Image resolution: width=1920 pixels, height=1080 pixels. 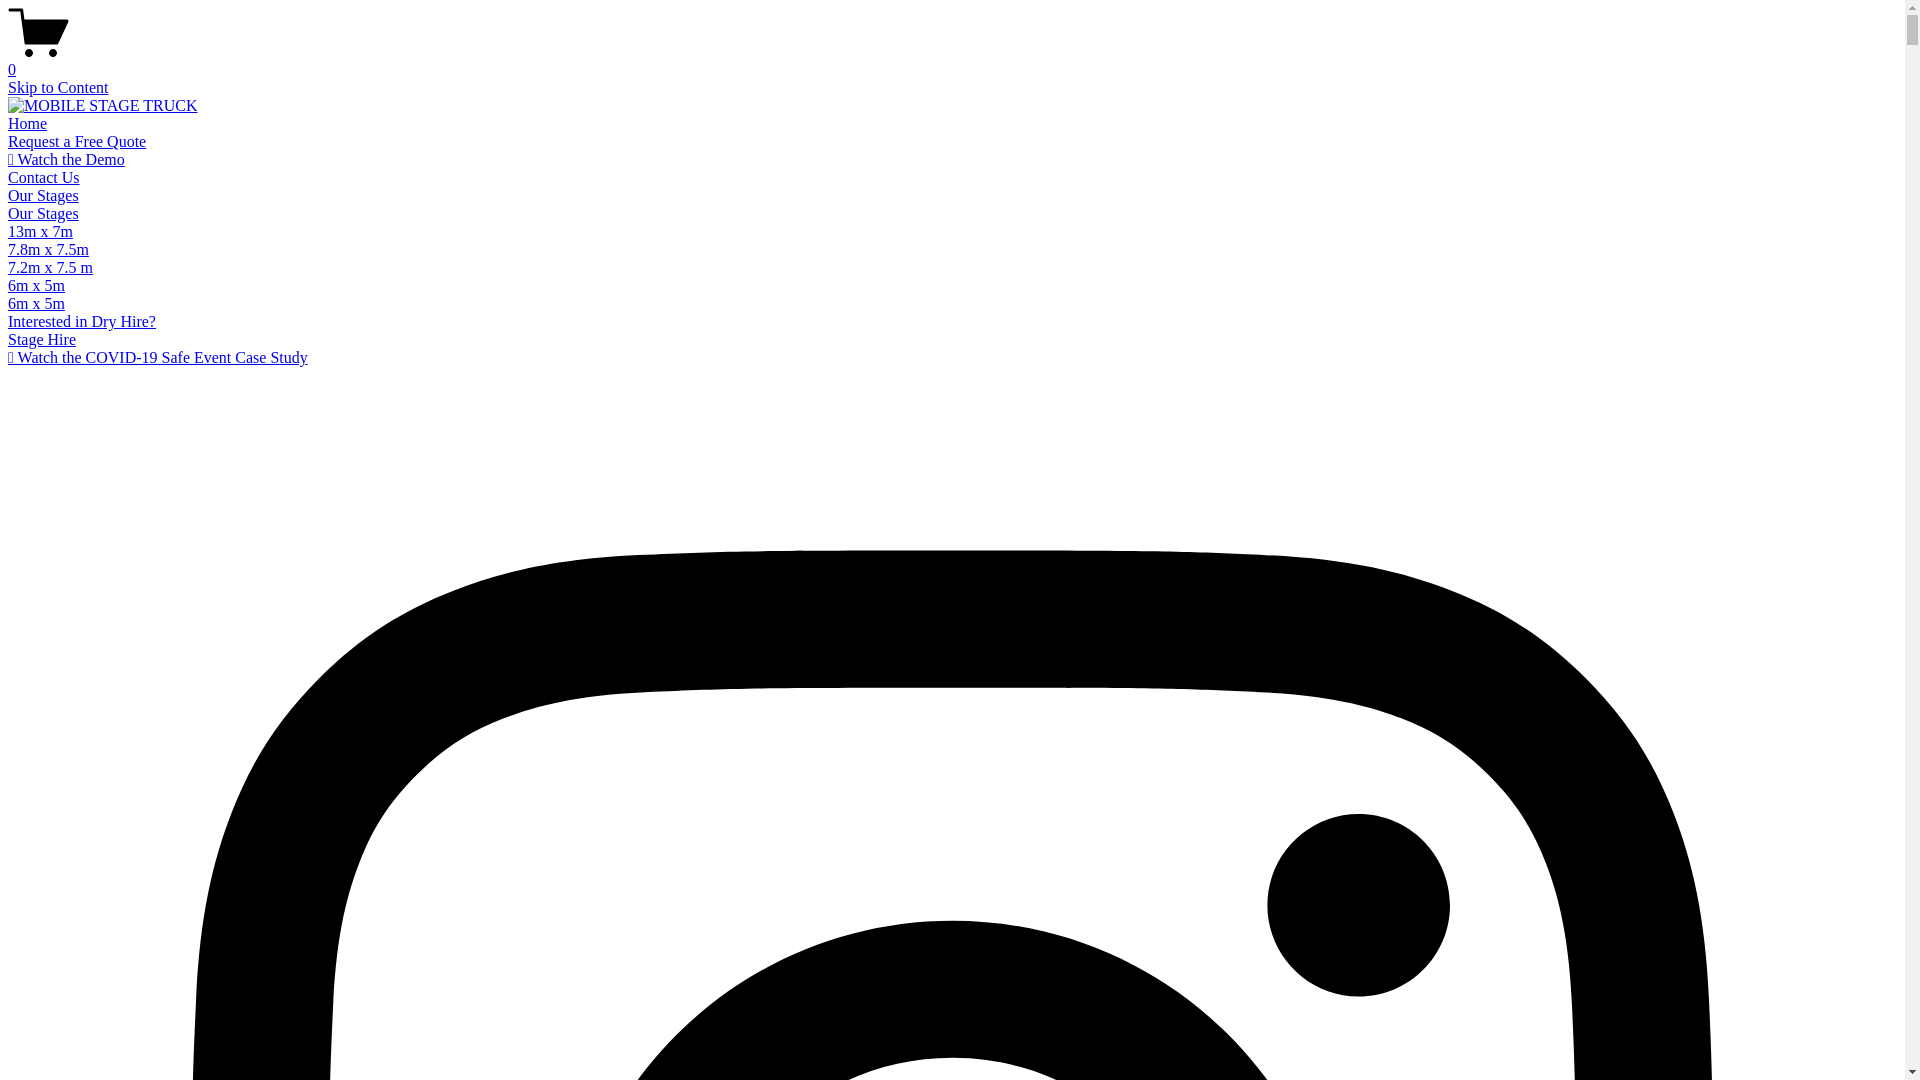 I want to click on 'Our Stages', so click(x=43, y=213).